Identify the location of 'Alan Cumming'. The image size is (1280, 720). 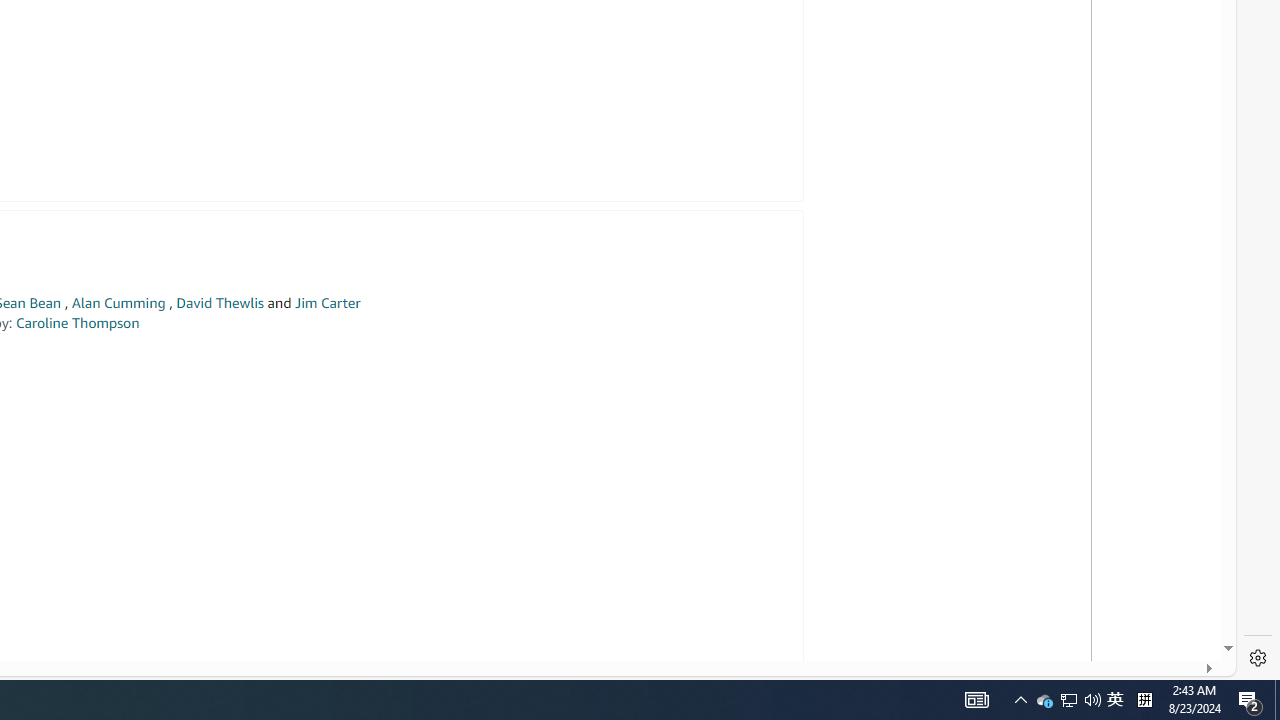
(117, 303).